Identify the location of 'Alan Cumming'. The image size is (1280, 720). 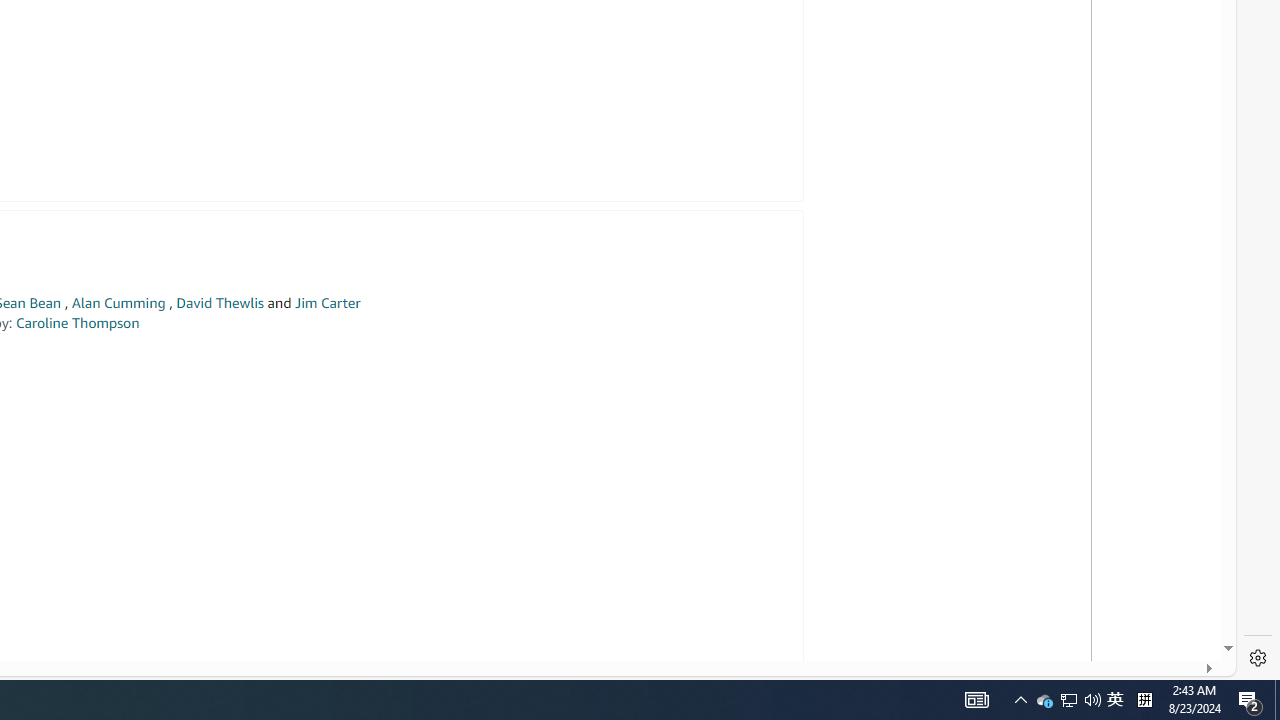
(117, 303).